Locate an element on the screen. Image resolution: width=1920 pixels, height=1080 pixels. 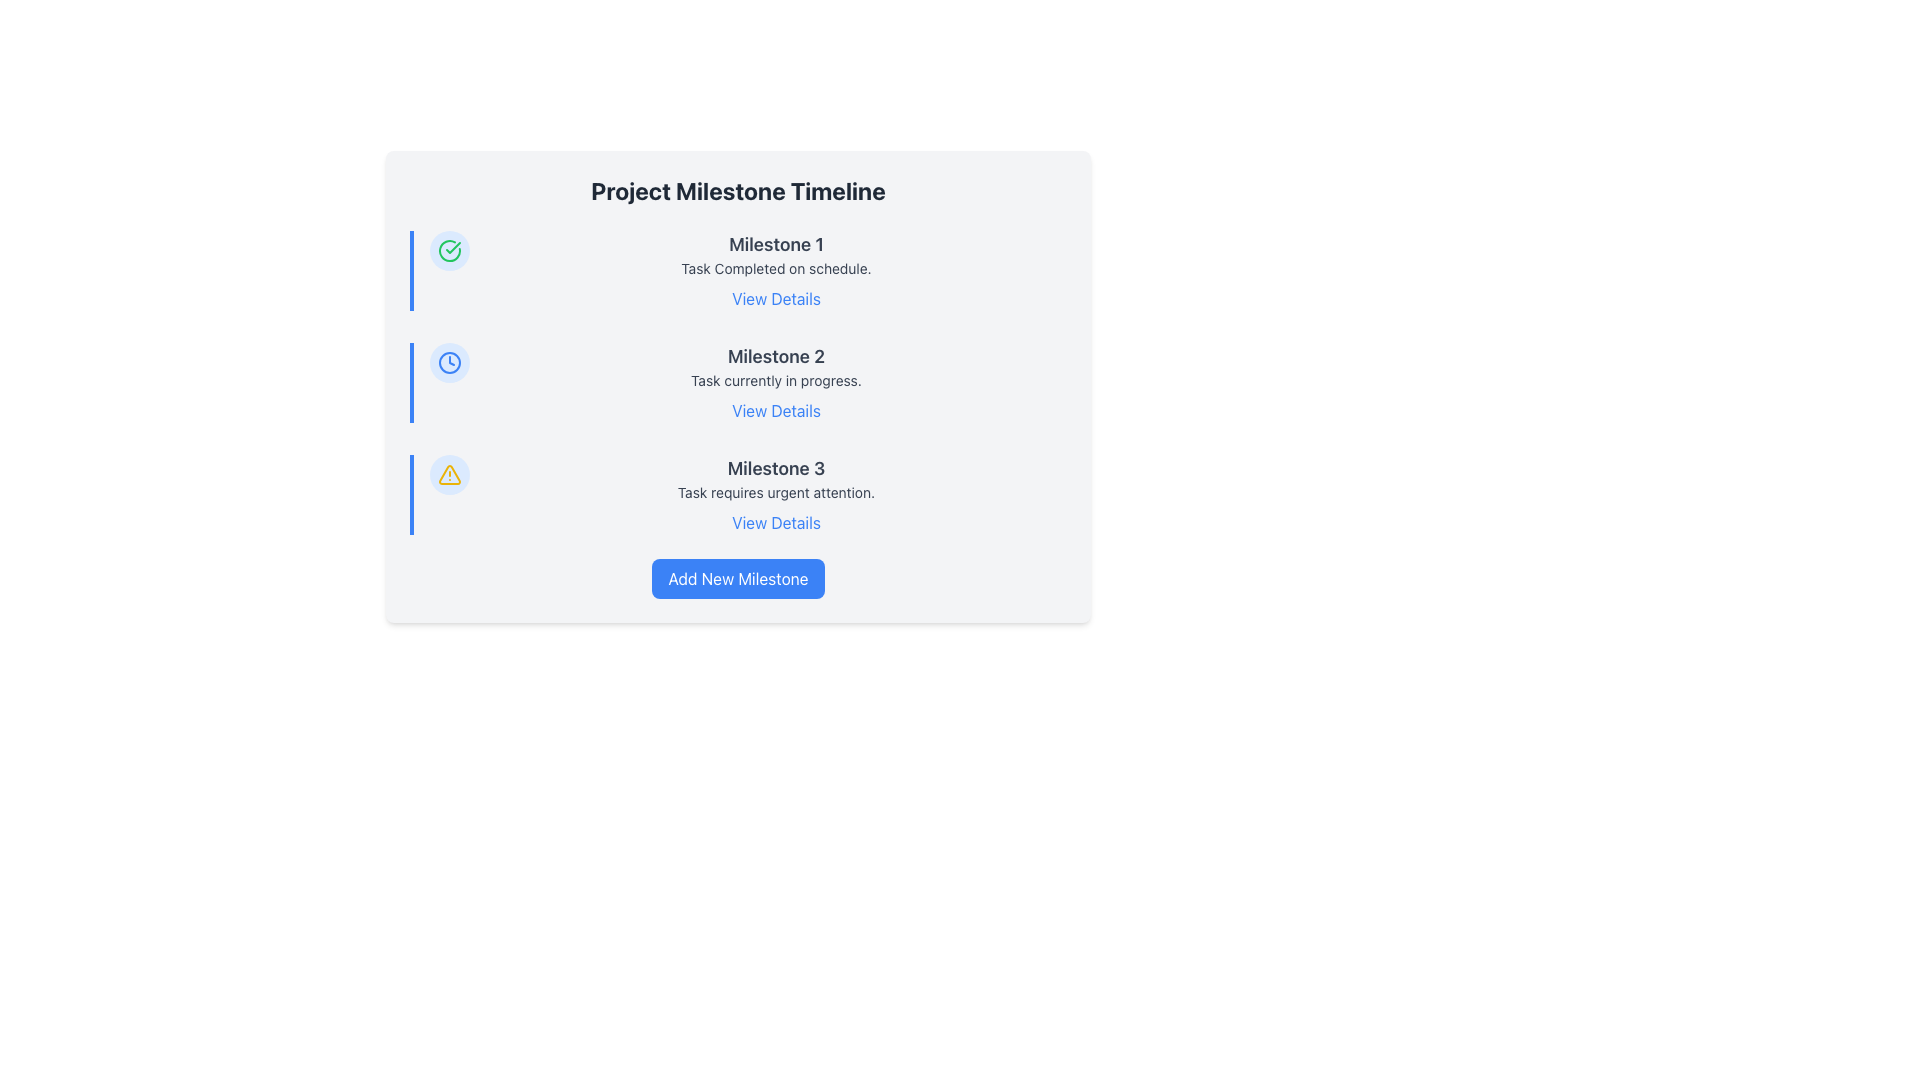
the hyperlink 'View Details' styled in blue with an underline that appears on hover, located beneath 'Task currently in progress.' in the milestone section 'Milestone 2' is located at coordinates (775, 410).